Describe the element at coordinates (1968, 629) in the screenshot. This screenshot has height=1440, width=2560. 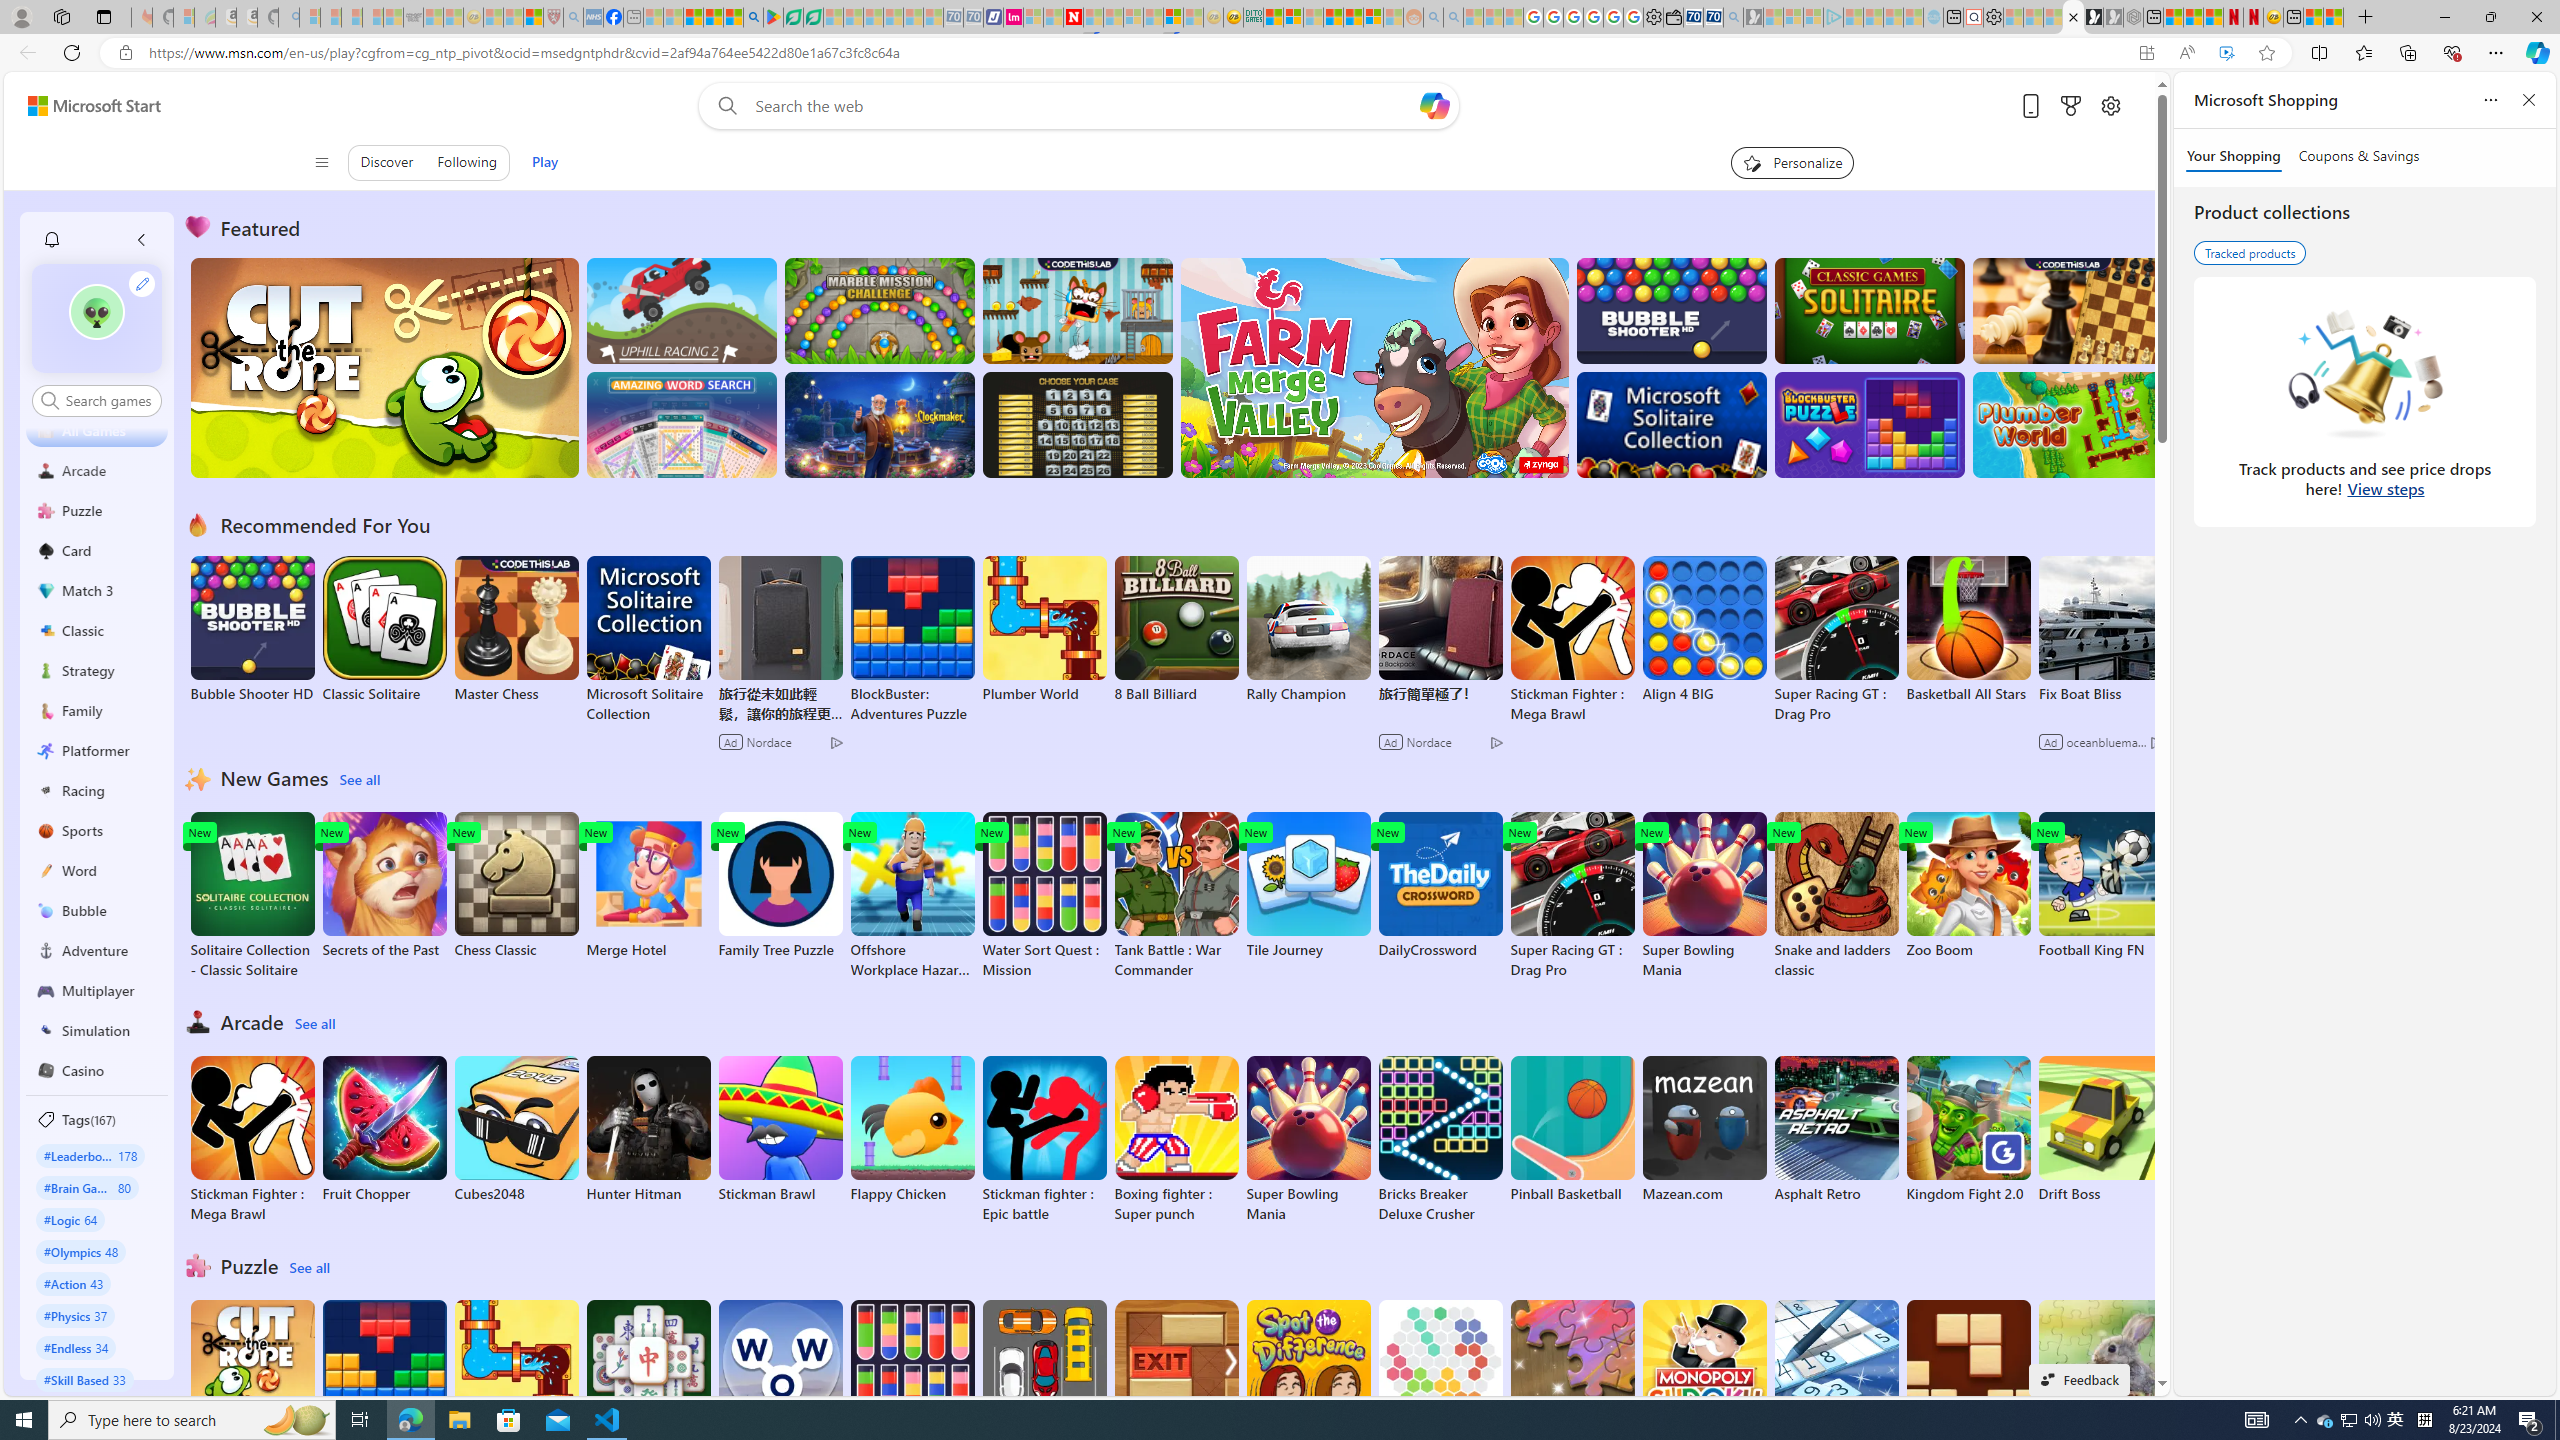
I see `'Basketball All Stars'` at that location.